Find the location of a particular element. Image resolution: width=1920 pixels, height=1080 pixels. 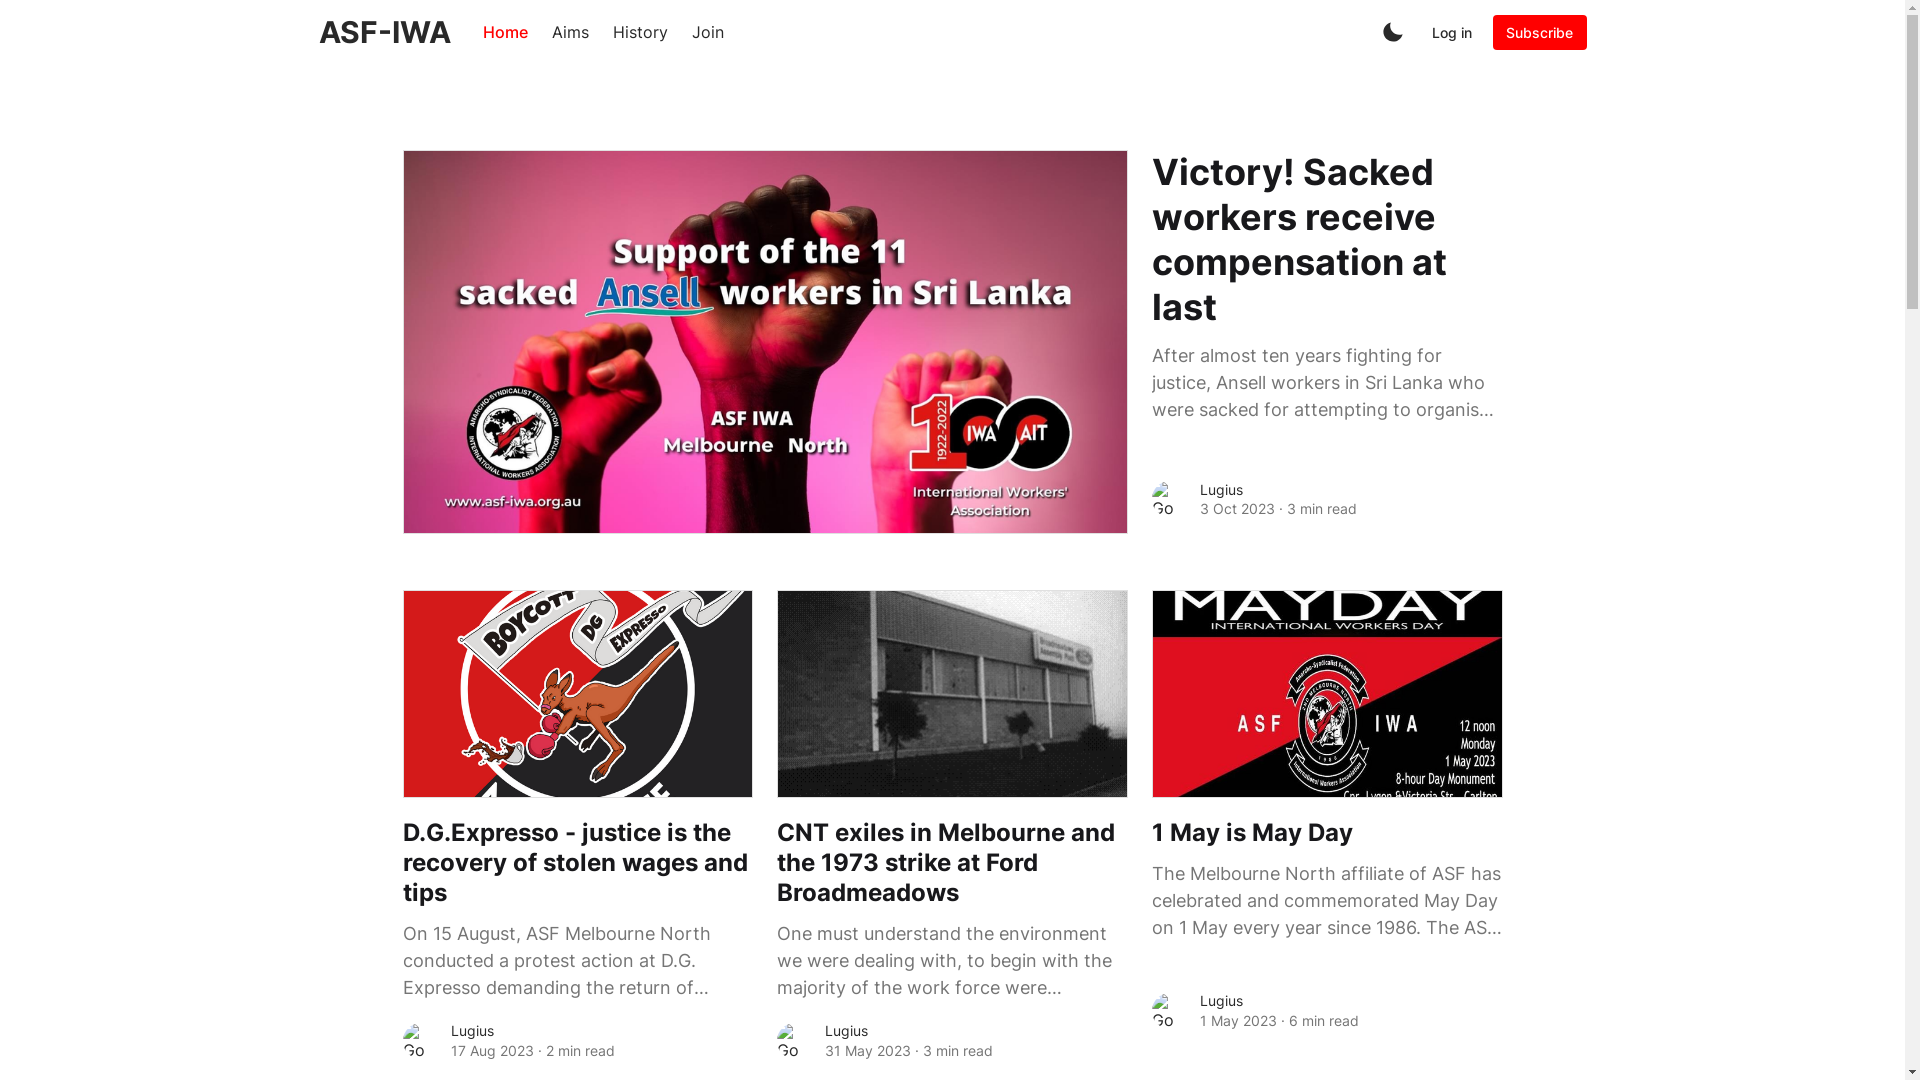

'Aims' is located at coordinates (569, 31).